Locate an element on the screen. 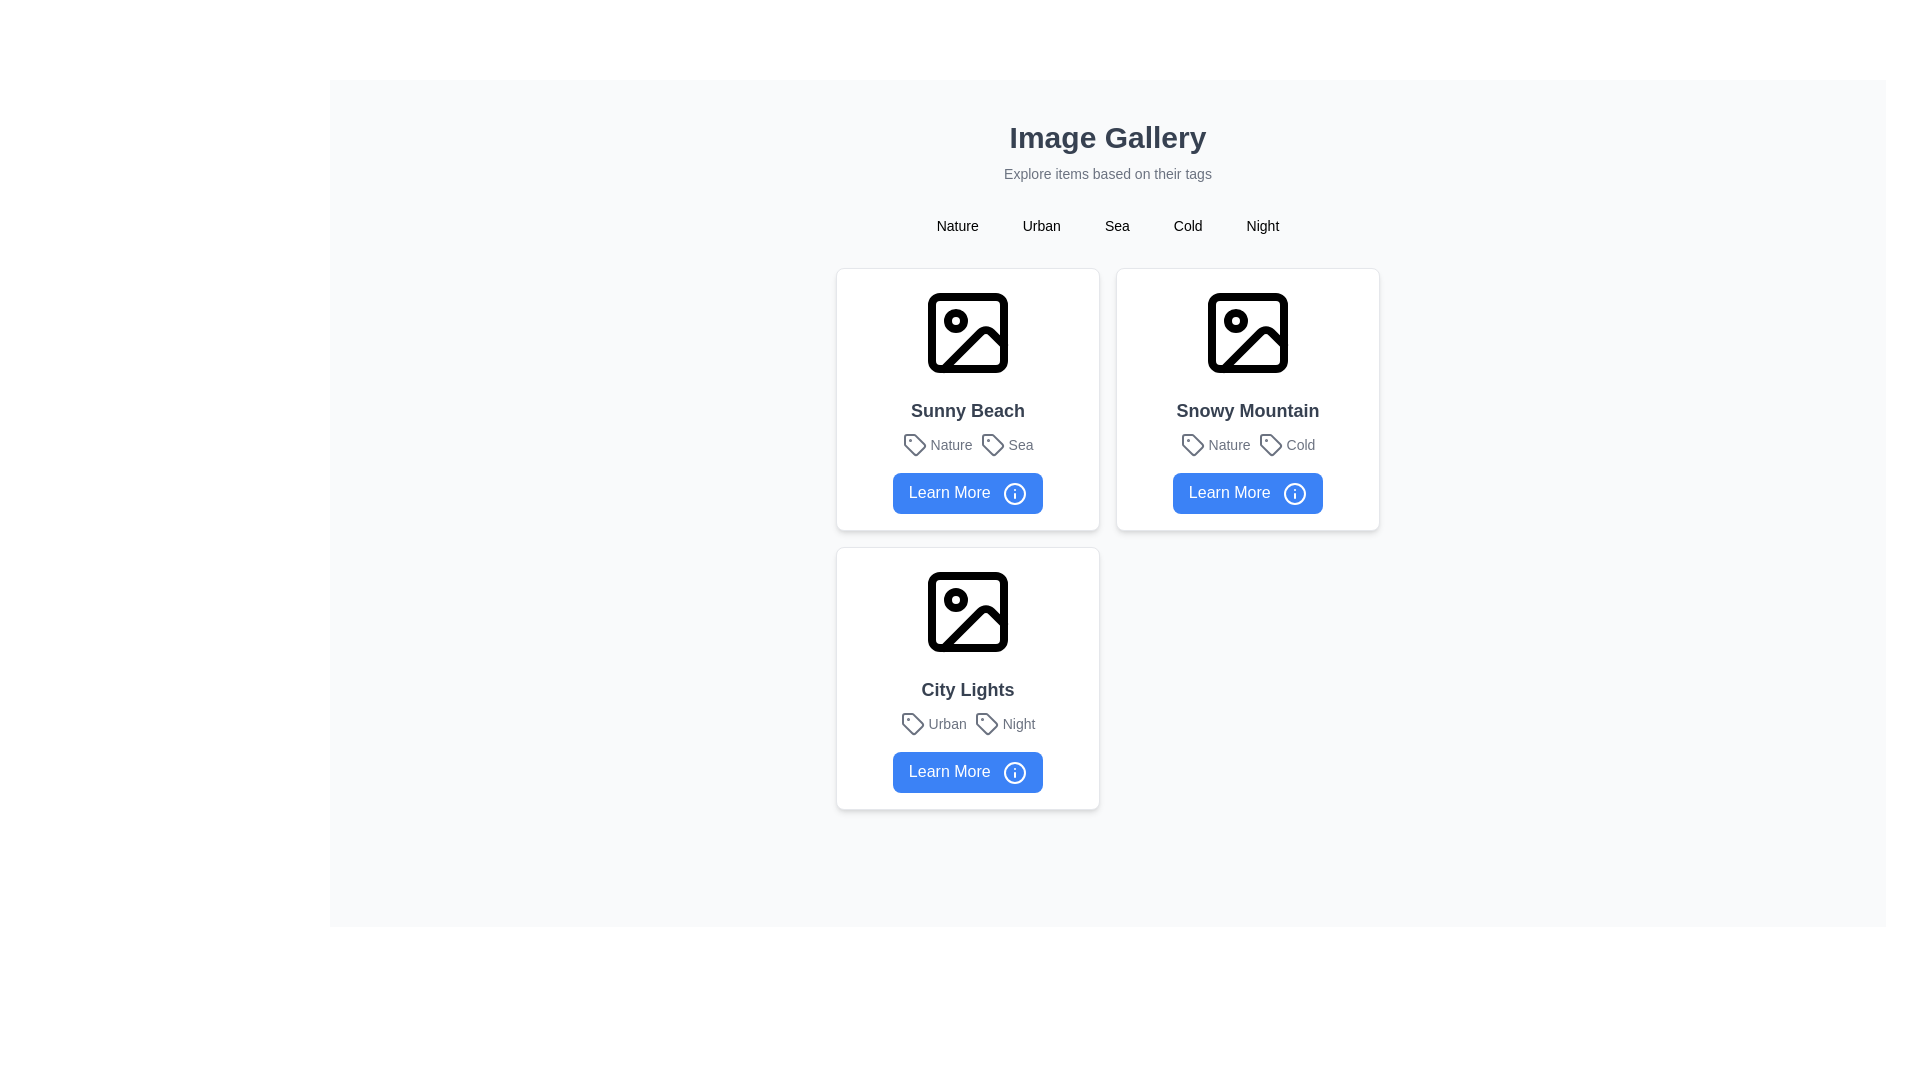 Image resolution: width=1920 pixels, height=1080 pixels. the Decorative SVG element forming the main rectangular area of the image icon within the 'City Lights' card in the gallery layout is located at coordinates (968, 609).